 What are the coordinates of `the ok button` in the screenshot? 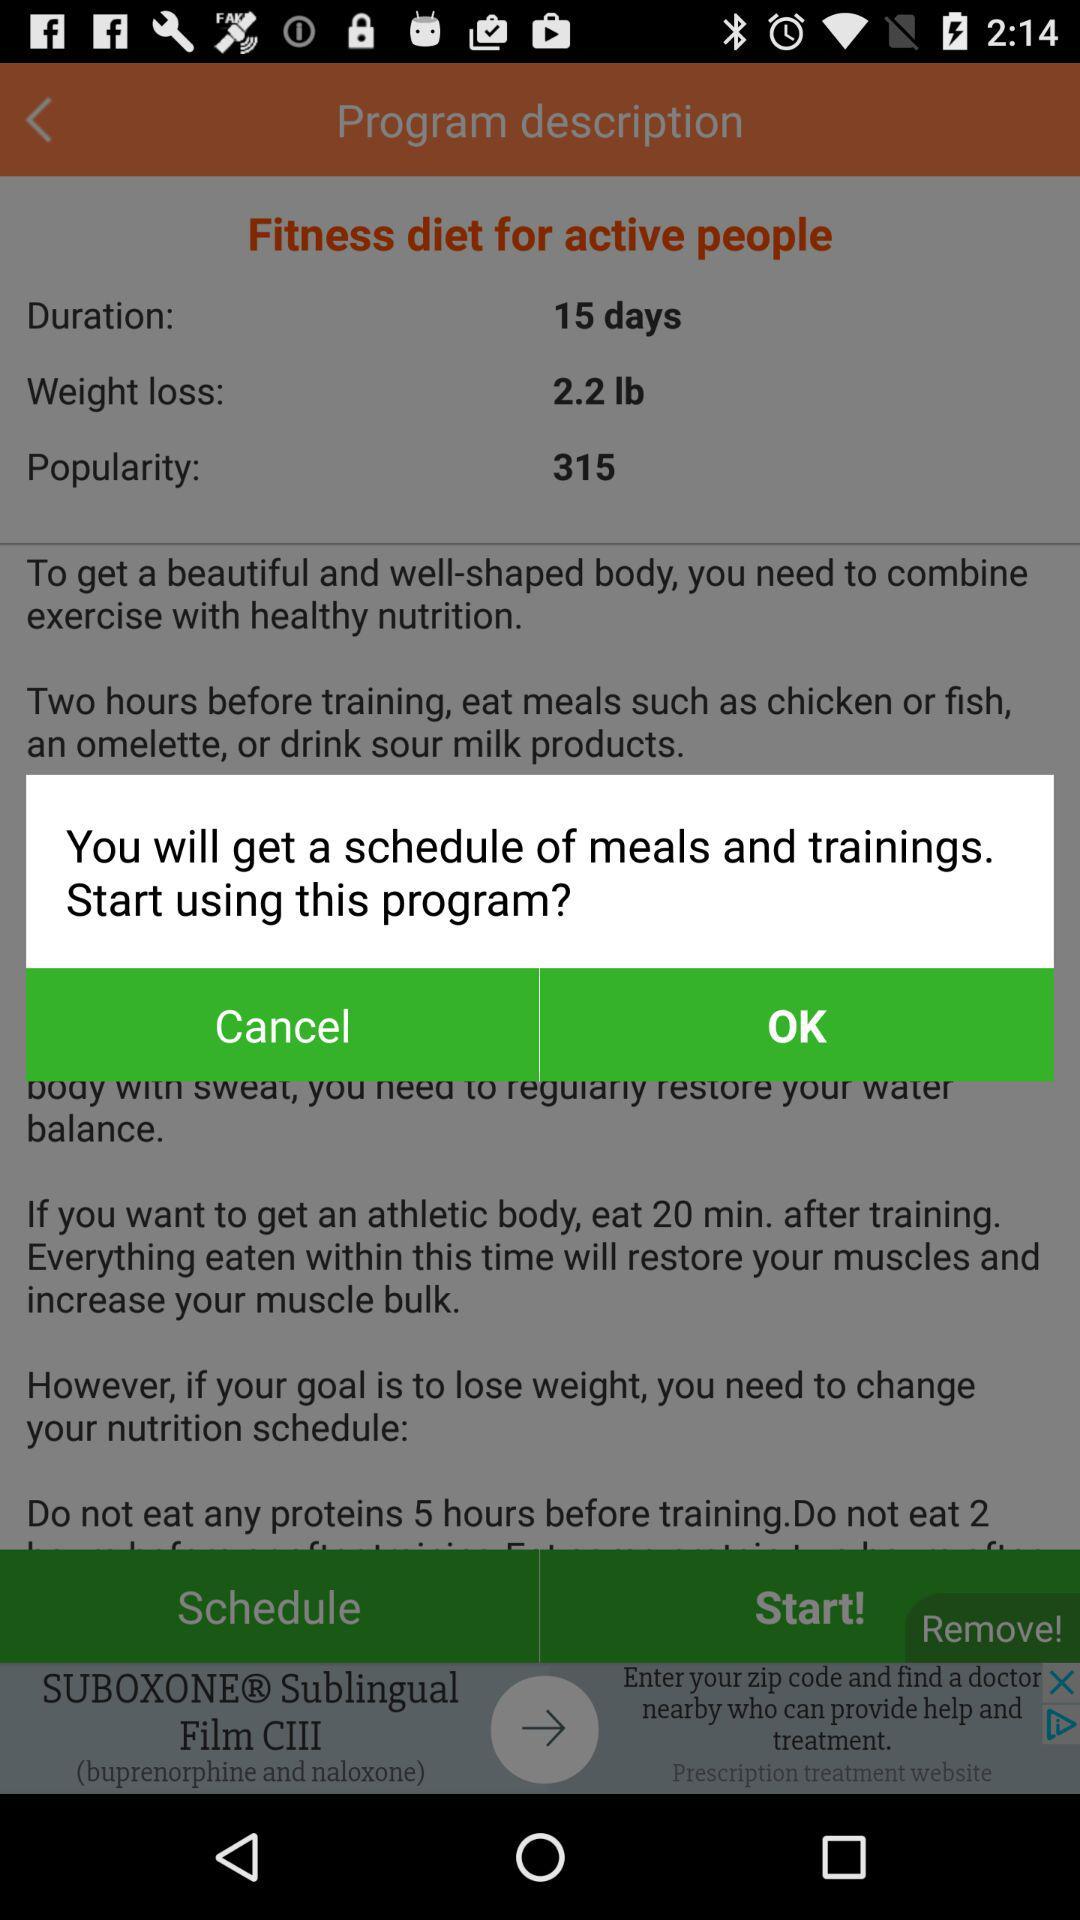 It's located at (795, 1024).